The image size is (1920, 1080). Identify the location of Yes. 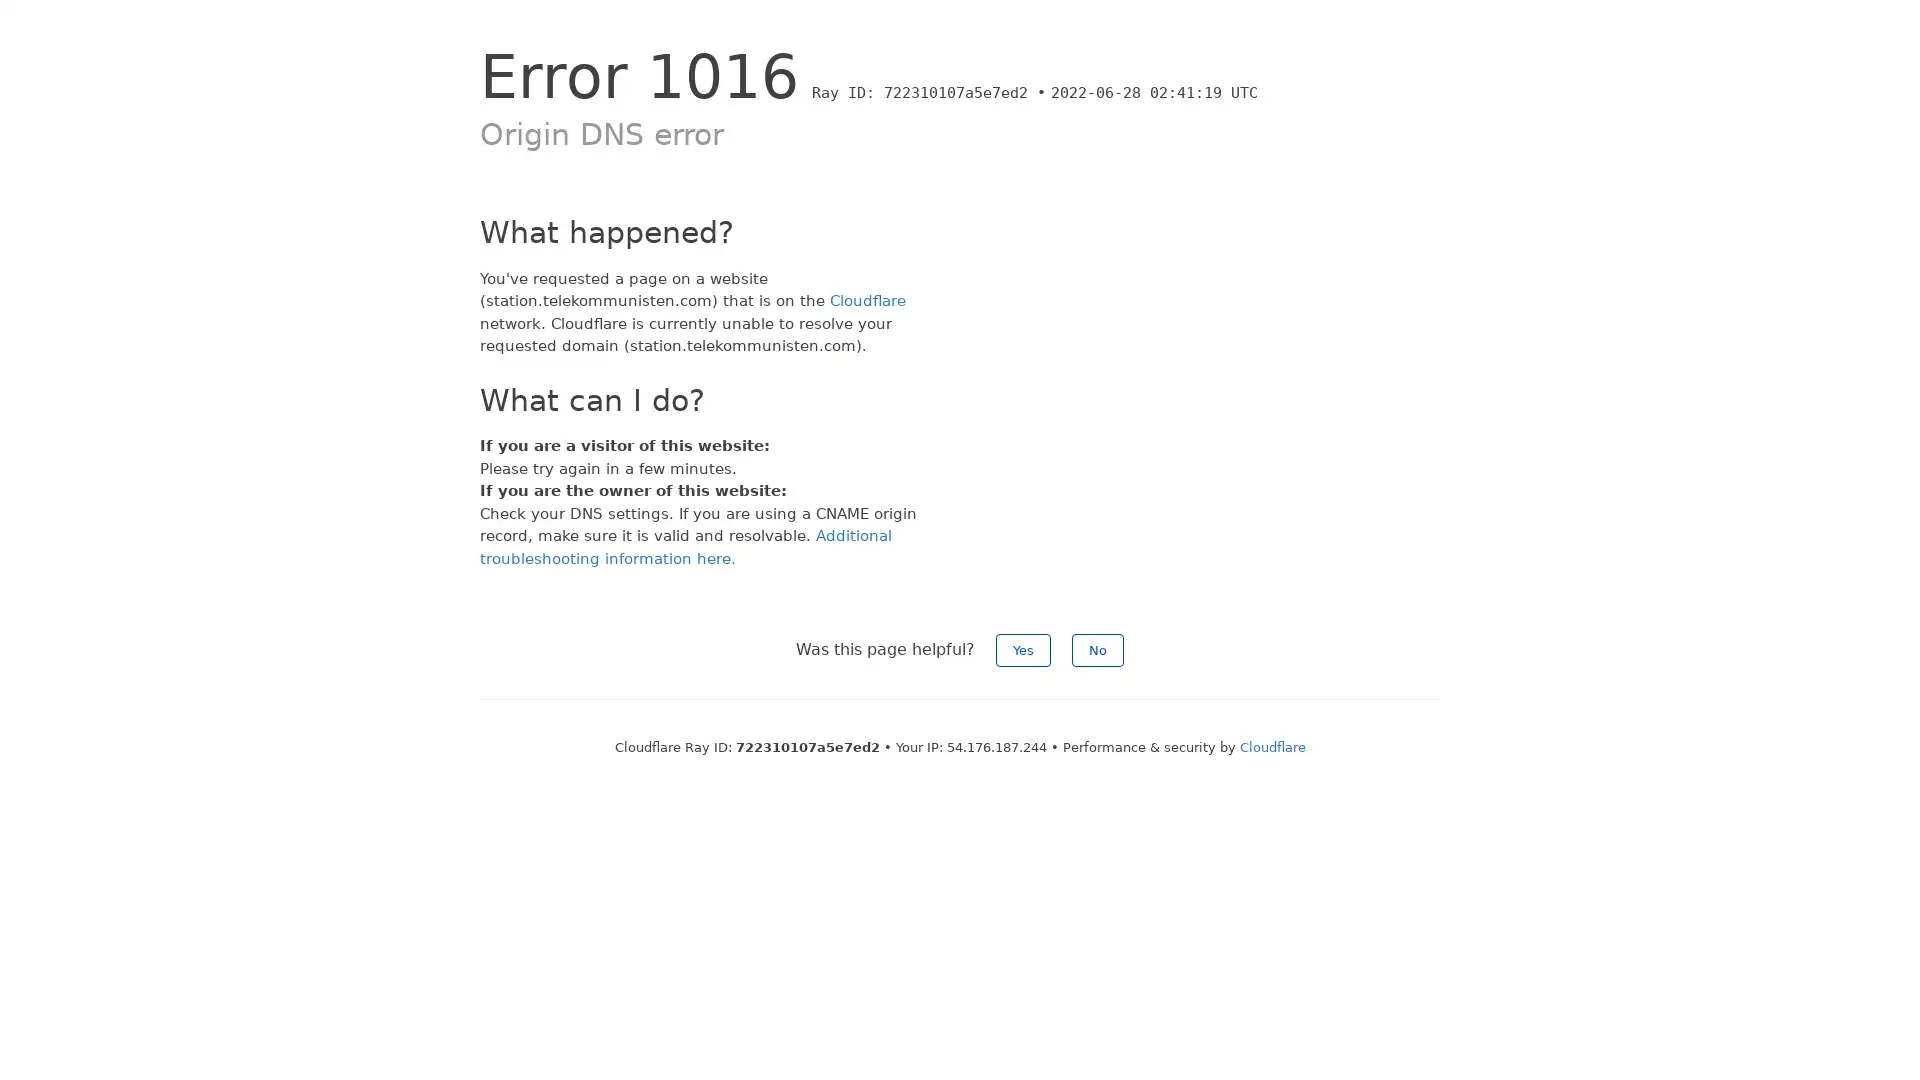
(1023, 650).